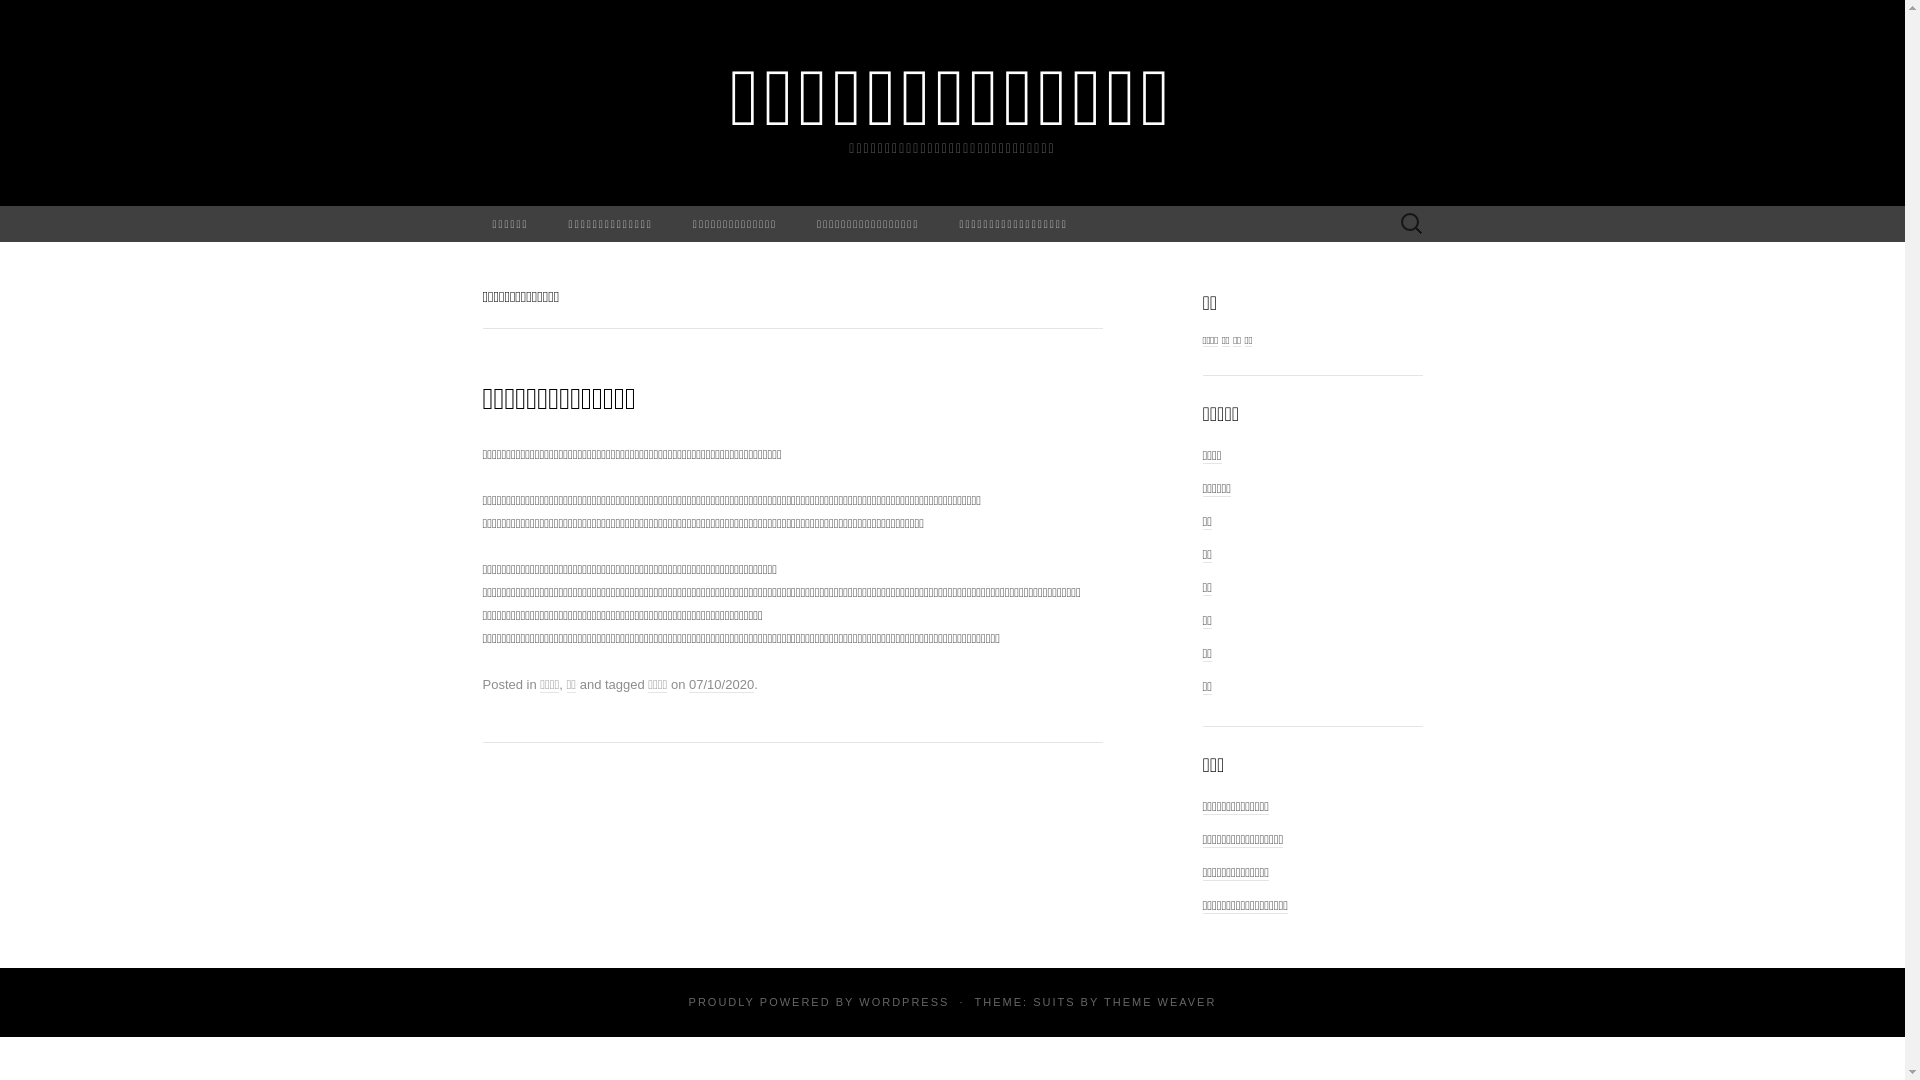 Image resolution: width=1920 pixels, height=1080 pixels. I want to click on 'WORDPRESS', so click(902, 1002).